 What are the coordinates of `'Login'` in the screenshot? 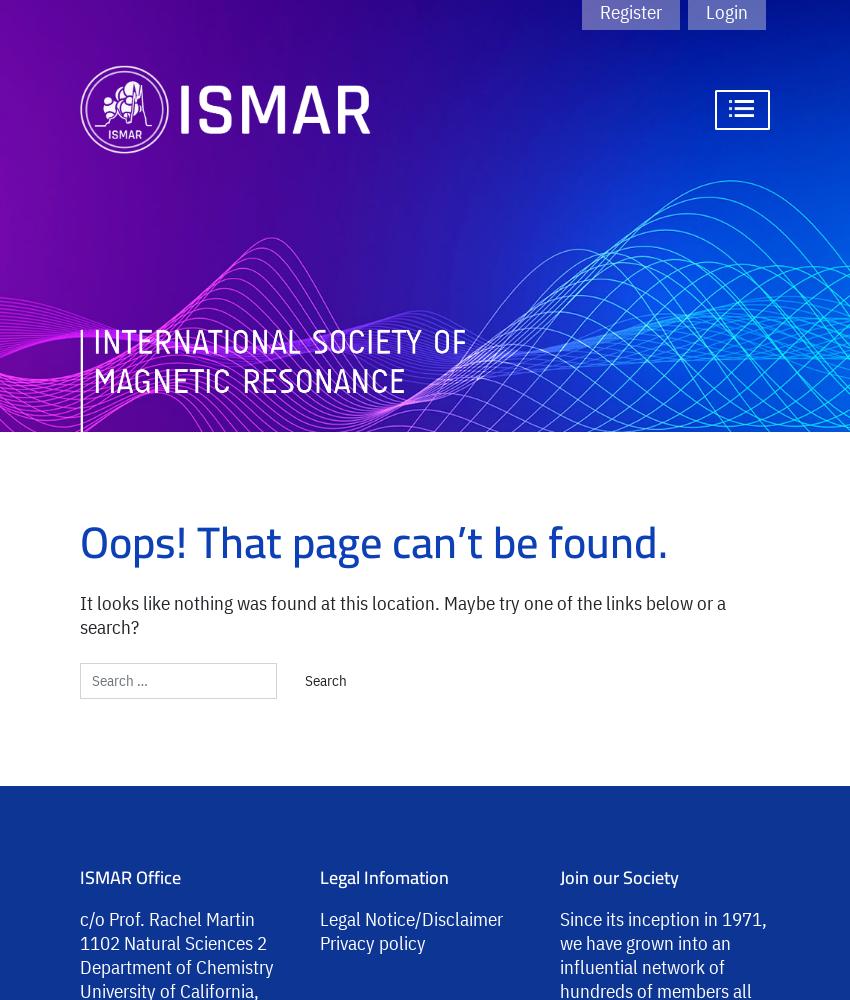 It's located at (727, 12).